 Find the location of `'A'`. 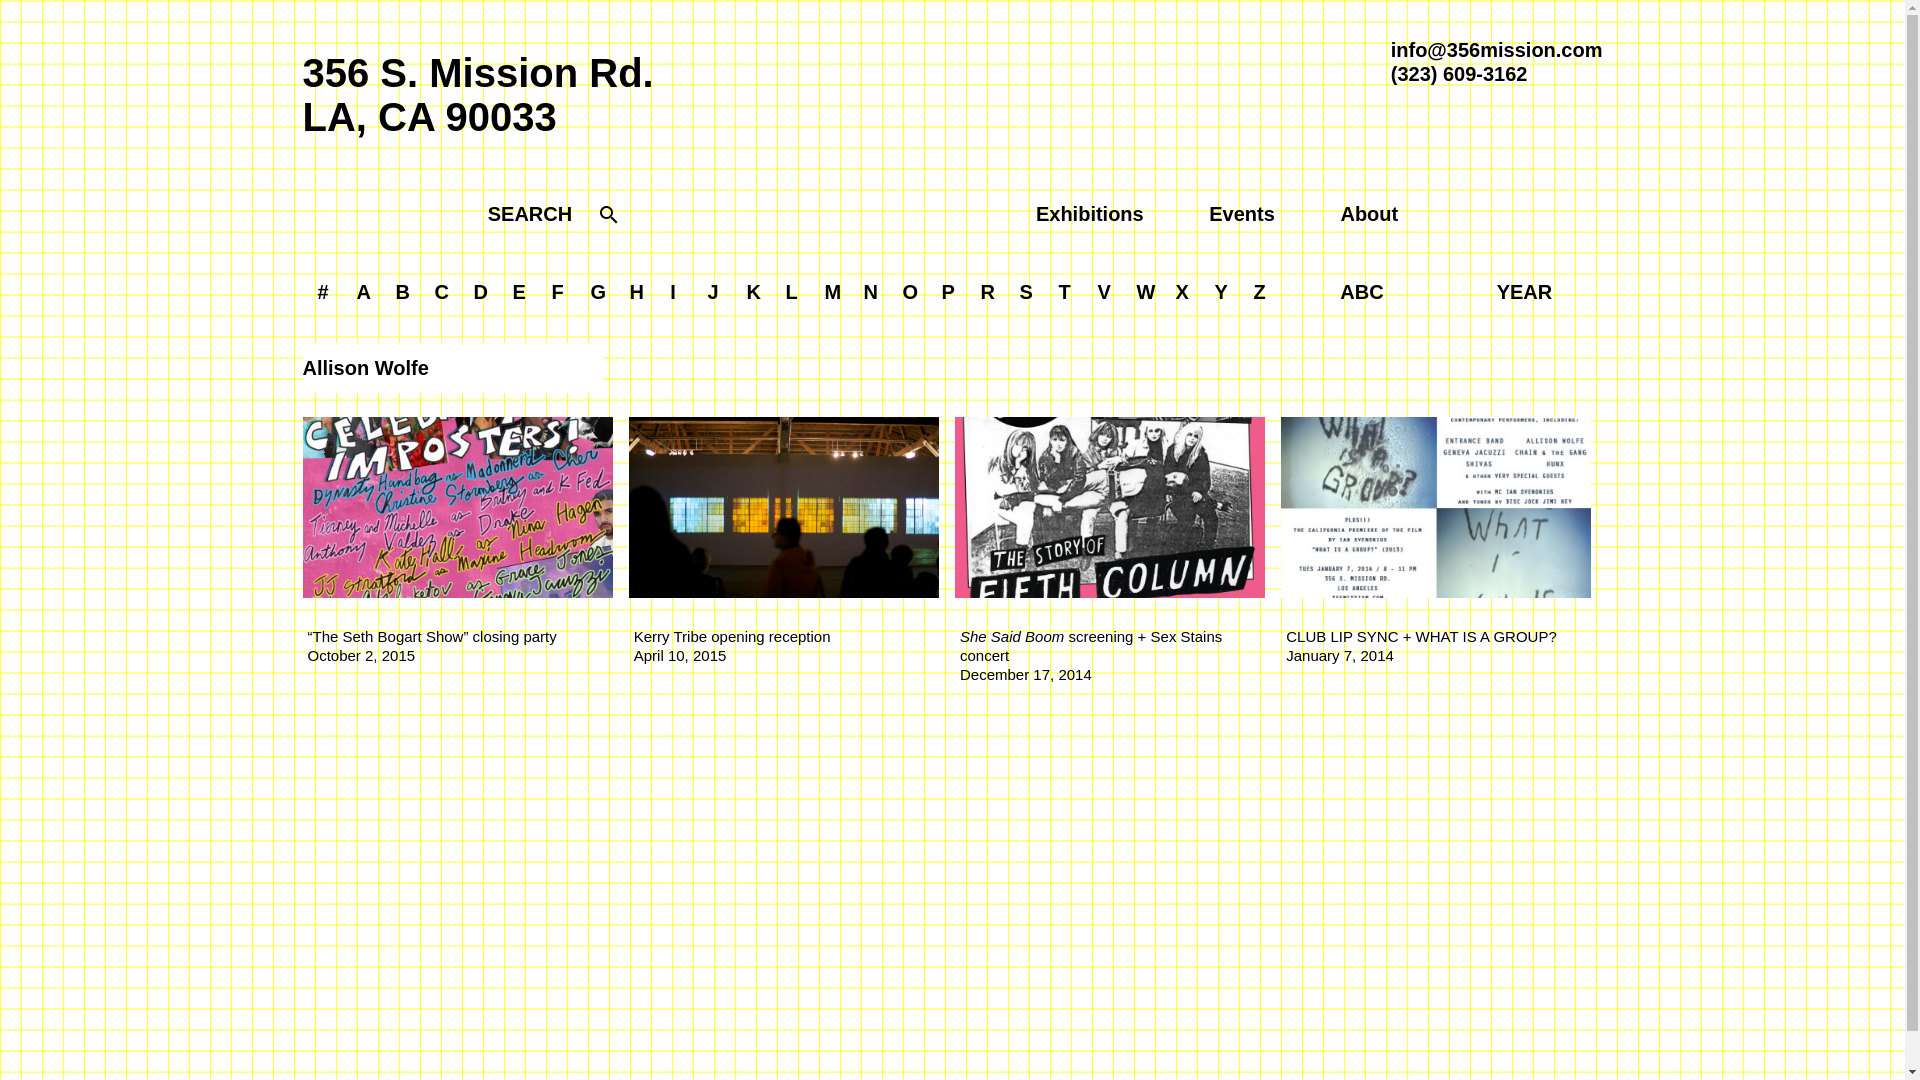

'A' is located at coordinates (364, 292).